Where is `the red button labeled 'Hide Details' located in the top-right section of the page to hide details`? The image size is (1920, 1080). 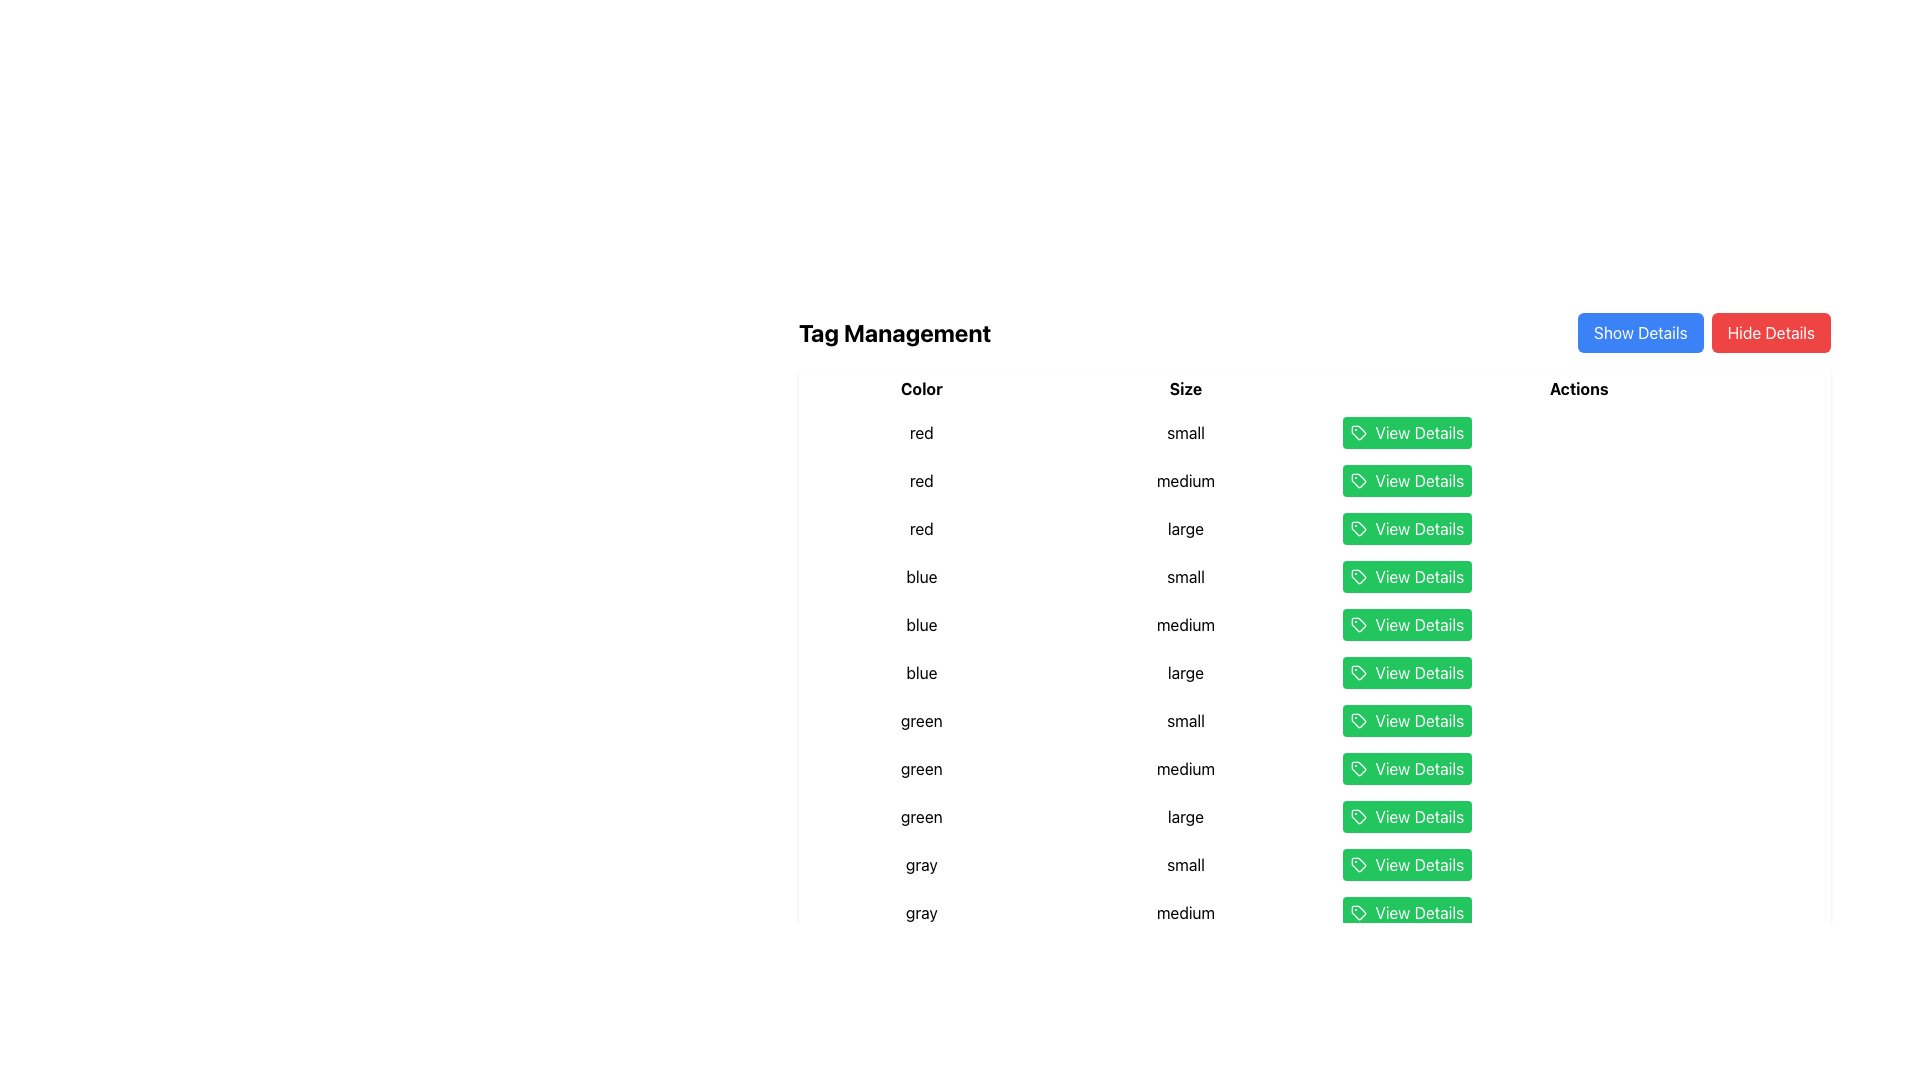 the red button labeled 'Hide Details' located in the top-right section of the page to hide details is located at coordinates (1771, 331).